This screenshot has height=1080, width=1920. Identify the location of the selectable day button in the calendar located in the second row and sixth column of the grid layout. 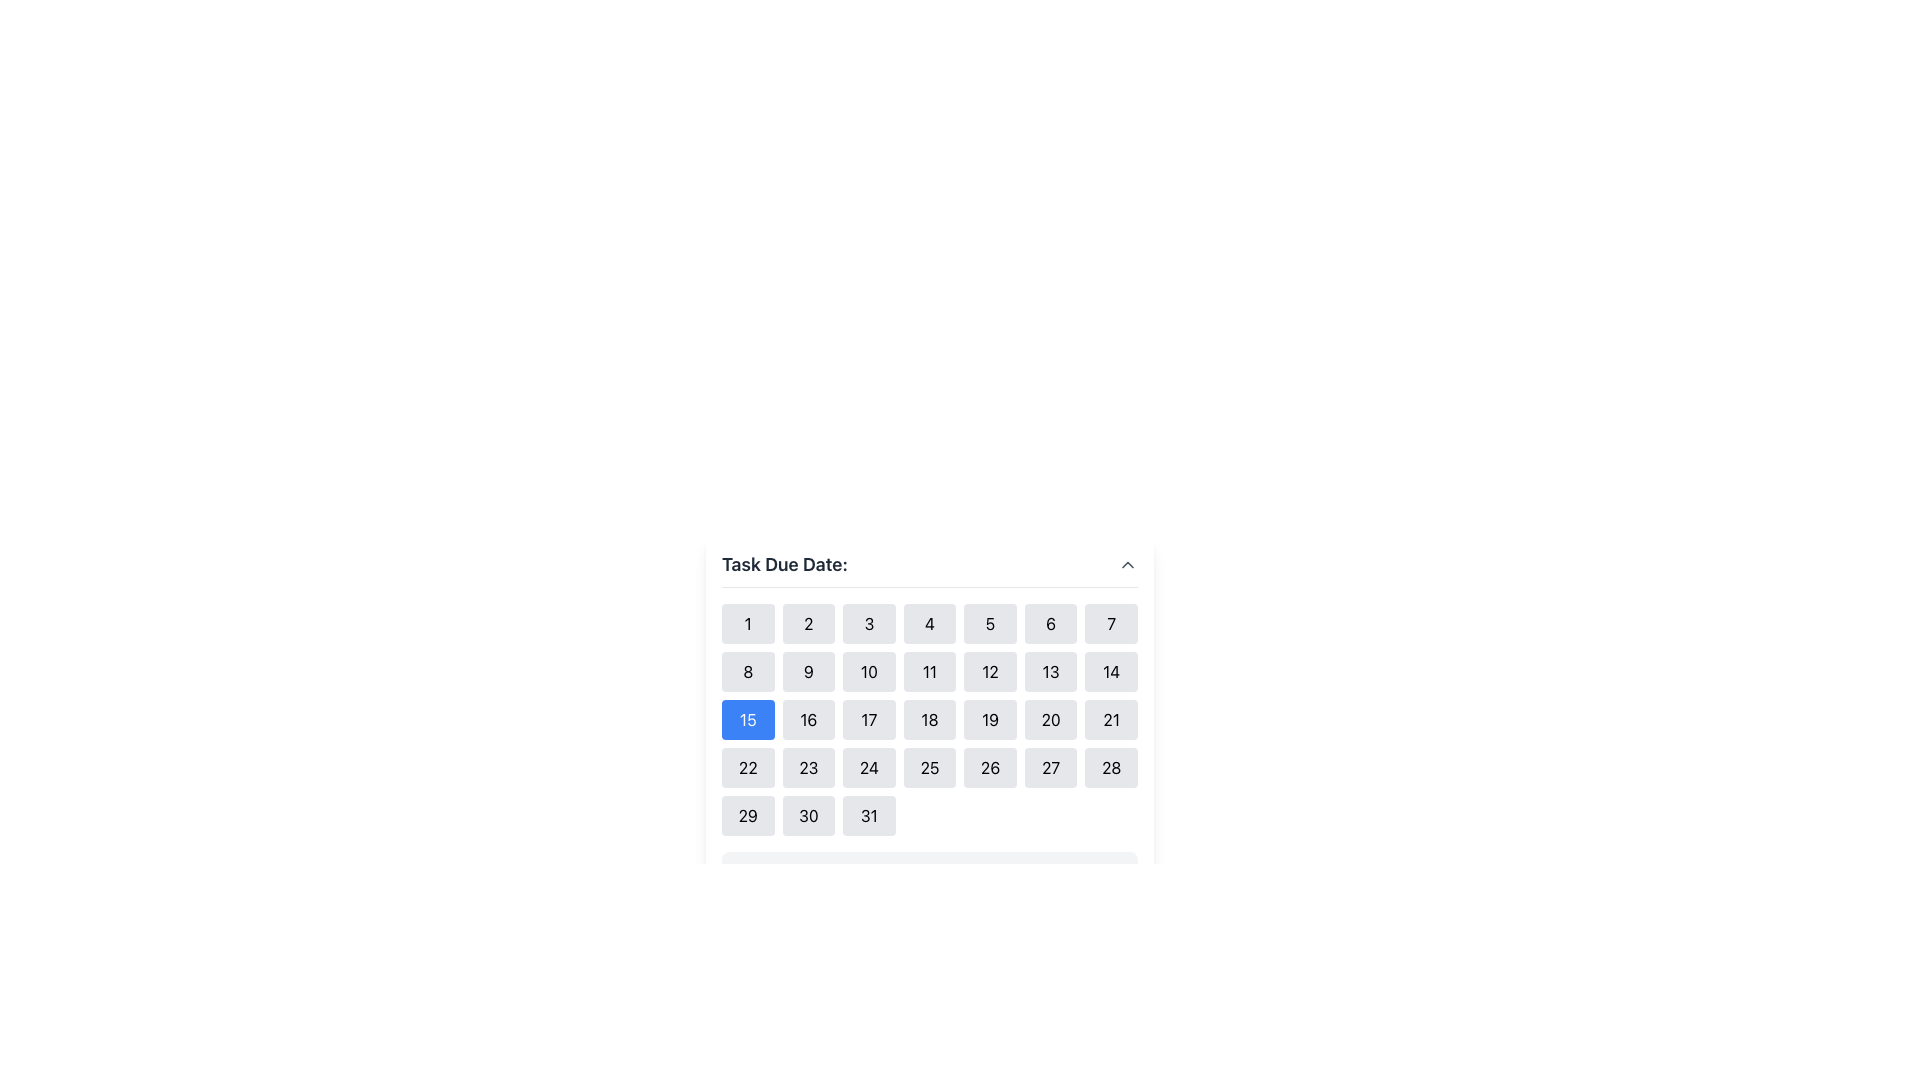
(1050, 671).